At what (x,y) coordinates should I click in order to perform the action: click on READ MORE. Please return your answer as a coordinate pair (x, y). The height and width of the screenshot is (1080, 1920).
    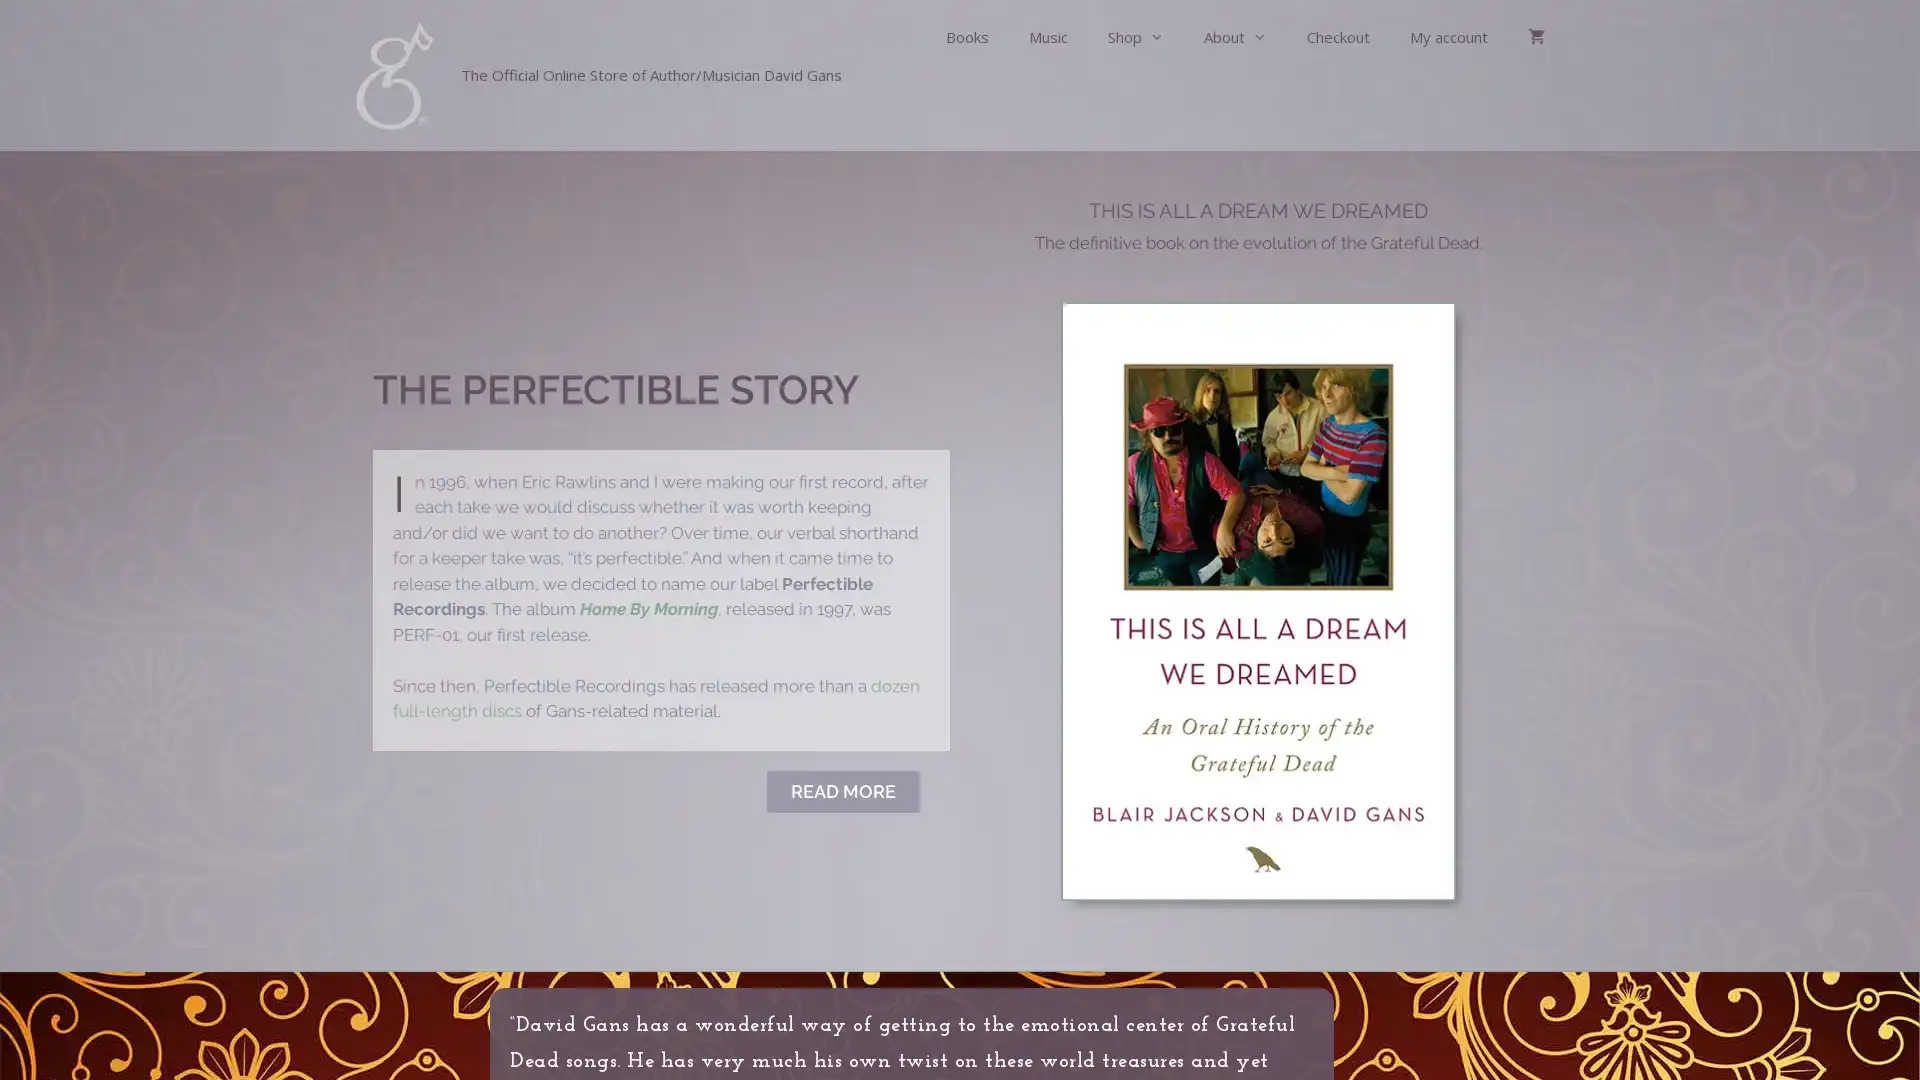
    Looking at the image, I should click on (843, 790).